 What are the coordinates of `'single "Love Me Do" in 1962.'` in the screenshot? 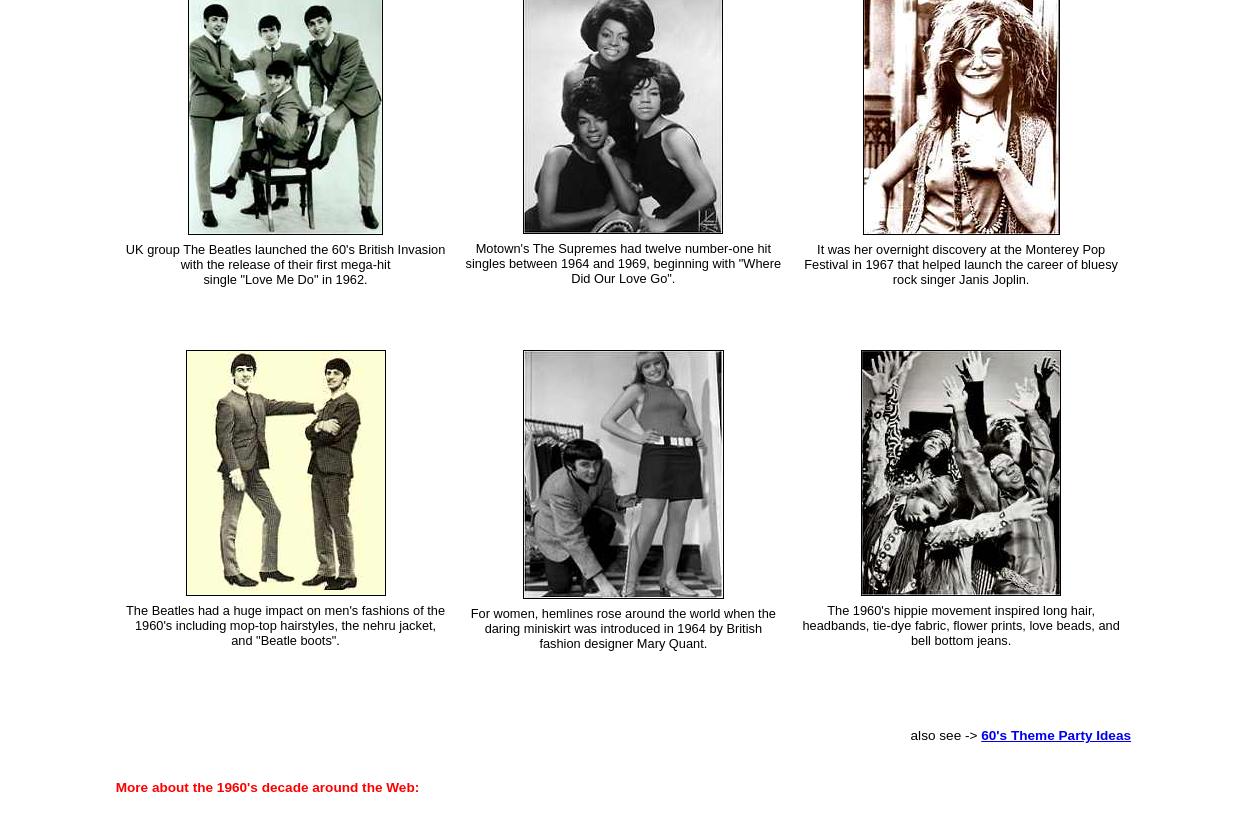 It's located at (285, 278).